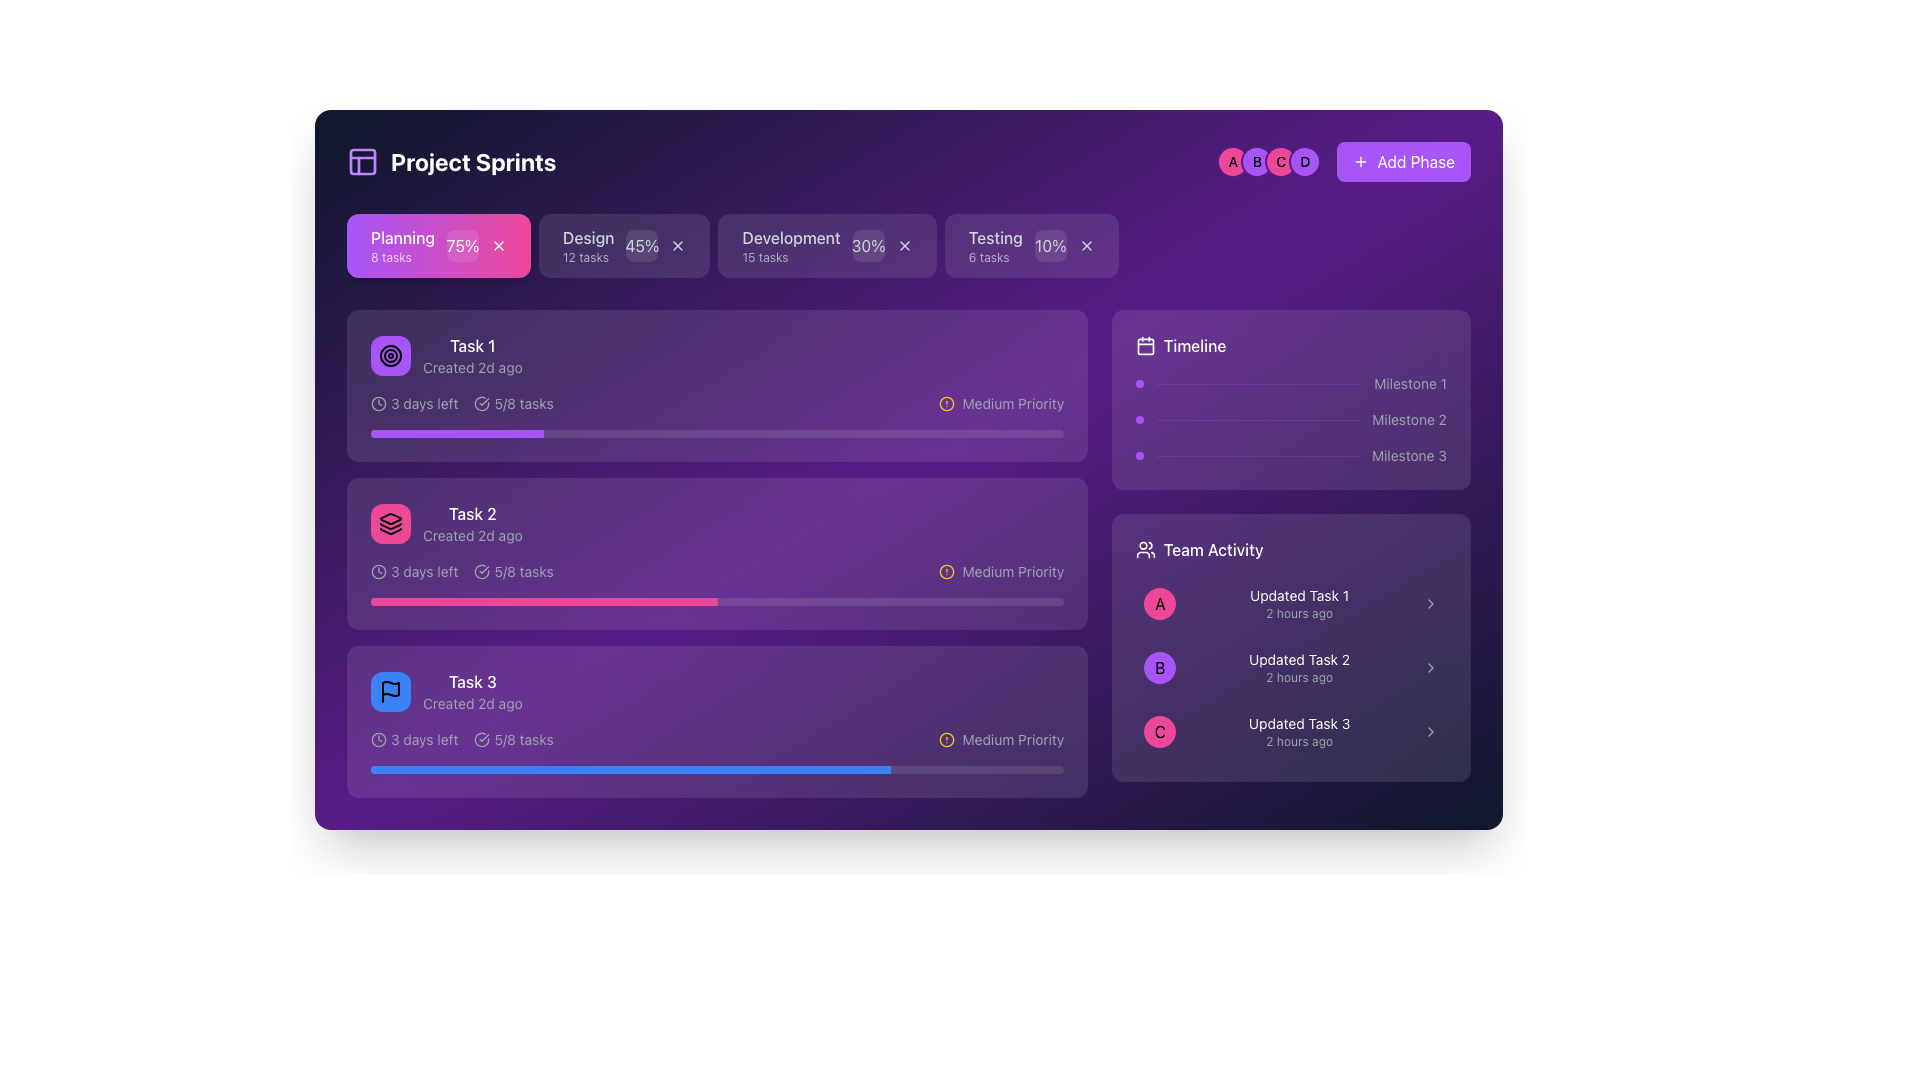 Image resolution: width=1920 pixels, height=1080 pixels. What do you see at coordinates (1146, 345) in the screenshot?
I see `the timeline or calendar decorative icon located to the left of the 'Timeline' text in the upper-right section of the interface` at bounding box center [1146, 345].